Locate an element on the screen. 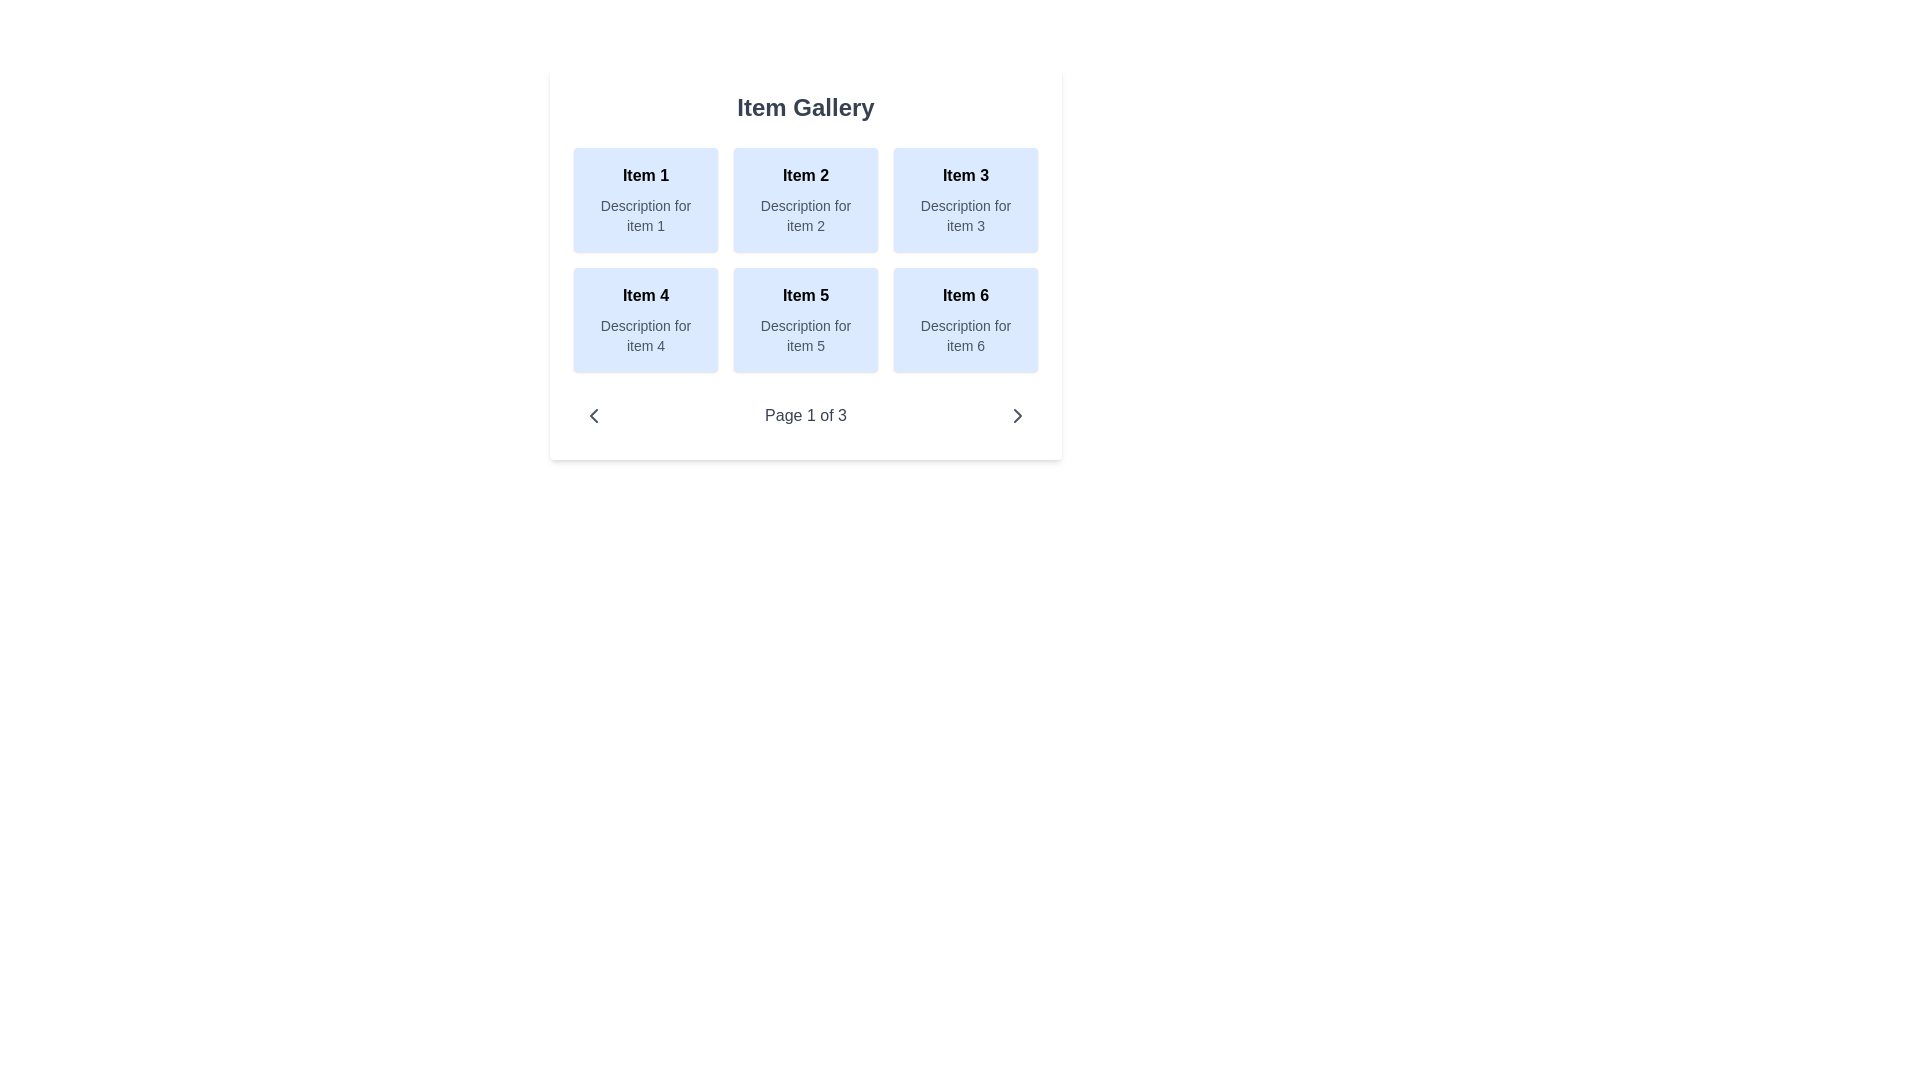 This screenshot has height=1080, width=1920. the Content card with a light blue background, titled 'Item 4', located in the second row and first column of the grid layout is located at coordinates (646, 319).